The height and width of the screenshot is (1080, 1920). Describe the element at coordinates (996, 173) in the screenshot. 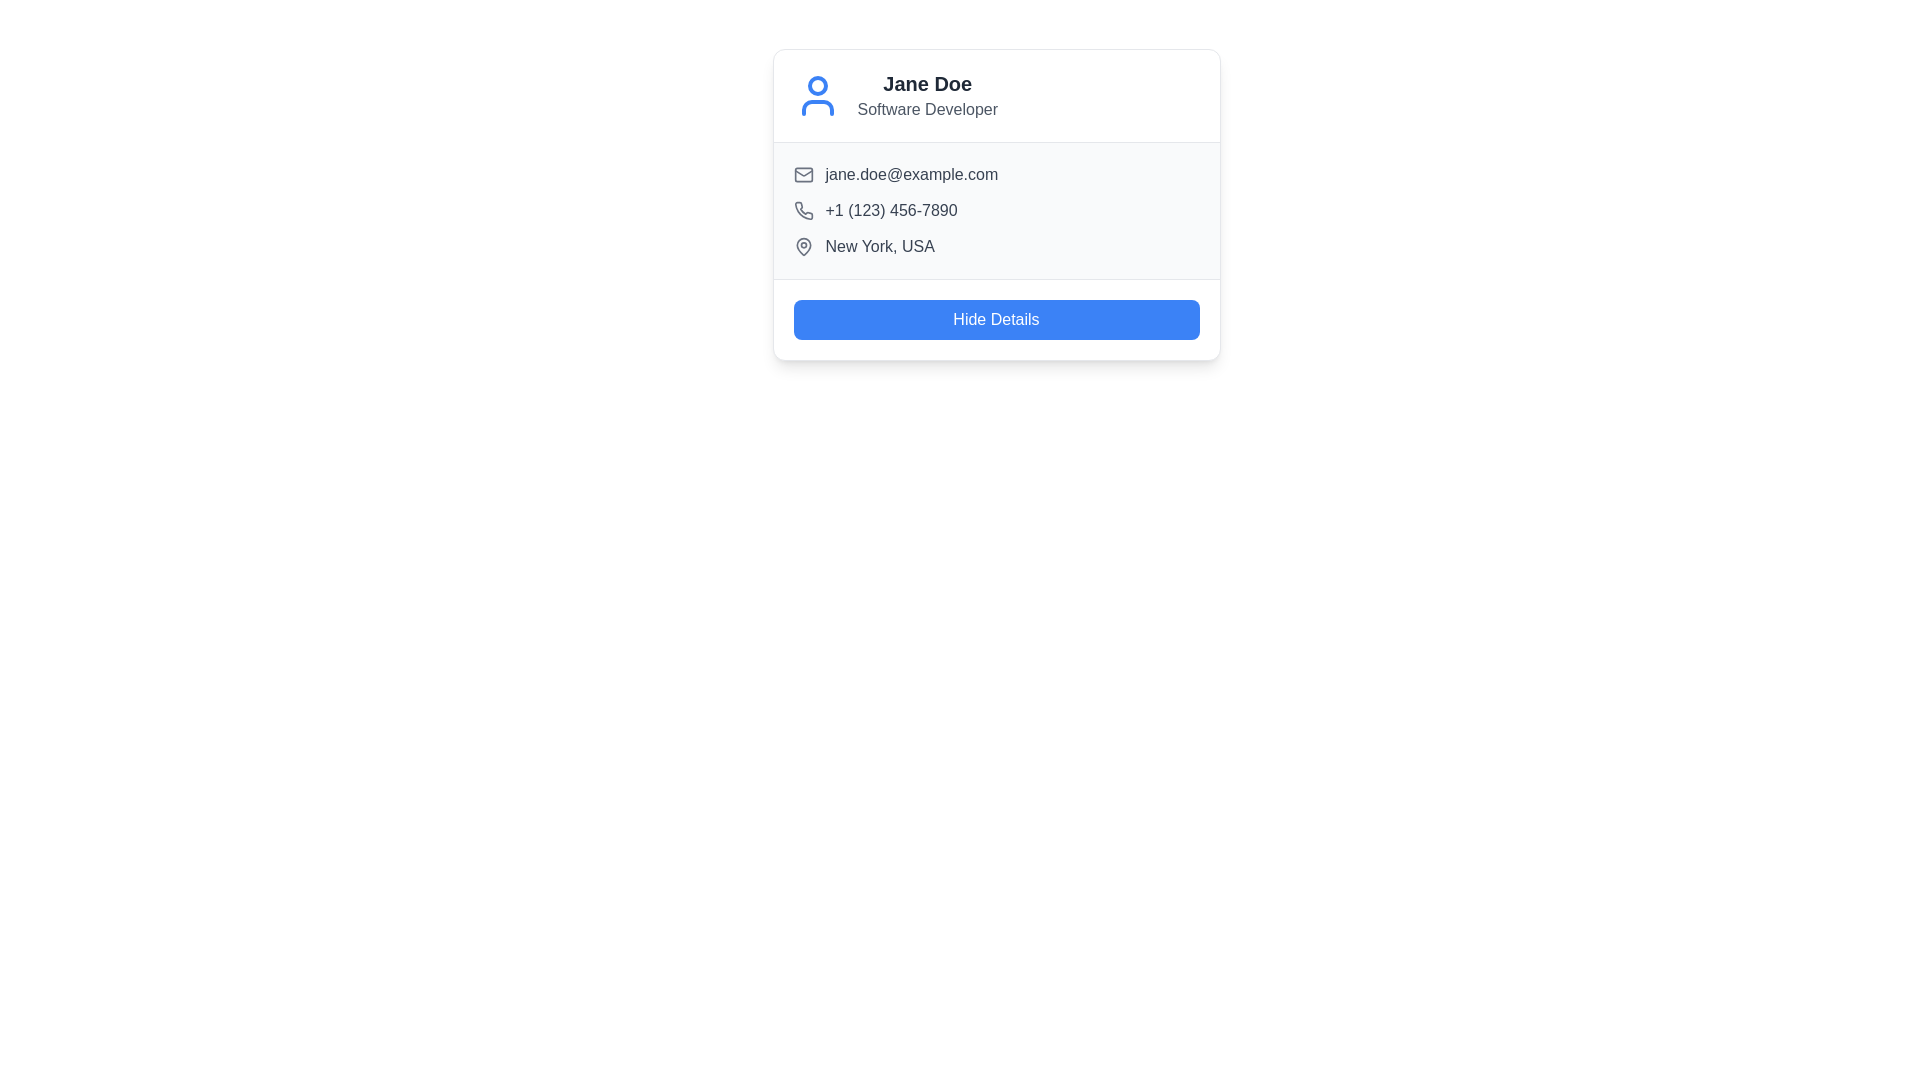

I see `the email display field located in the contact information section of the card layout, which is the first item in a grouped list` at that location.